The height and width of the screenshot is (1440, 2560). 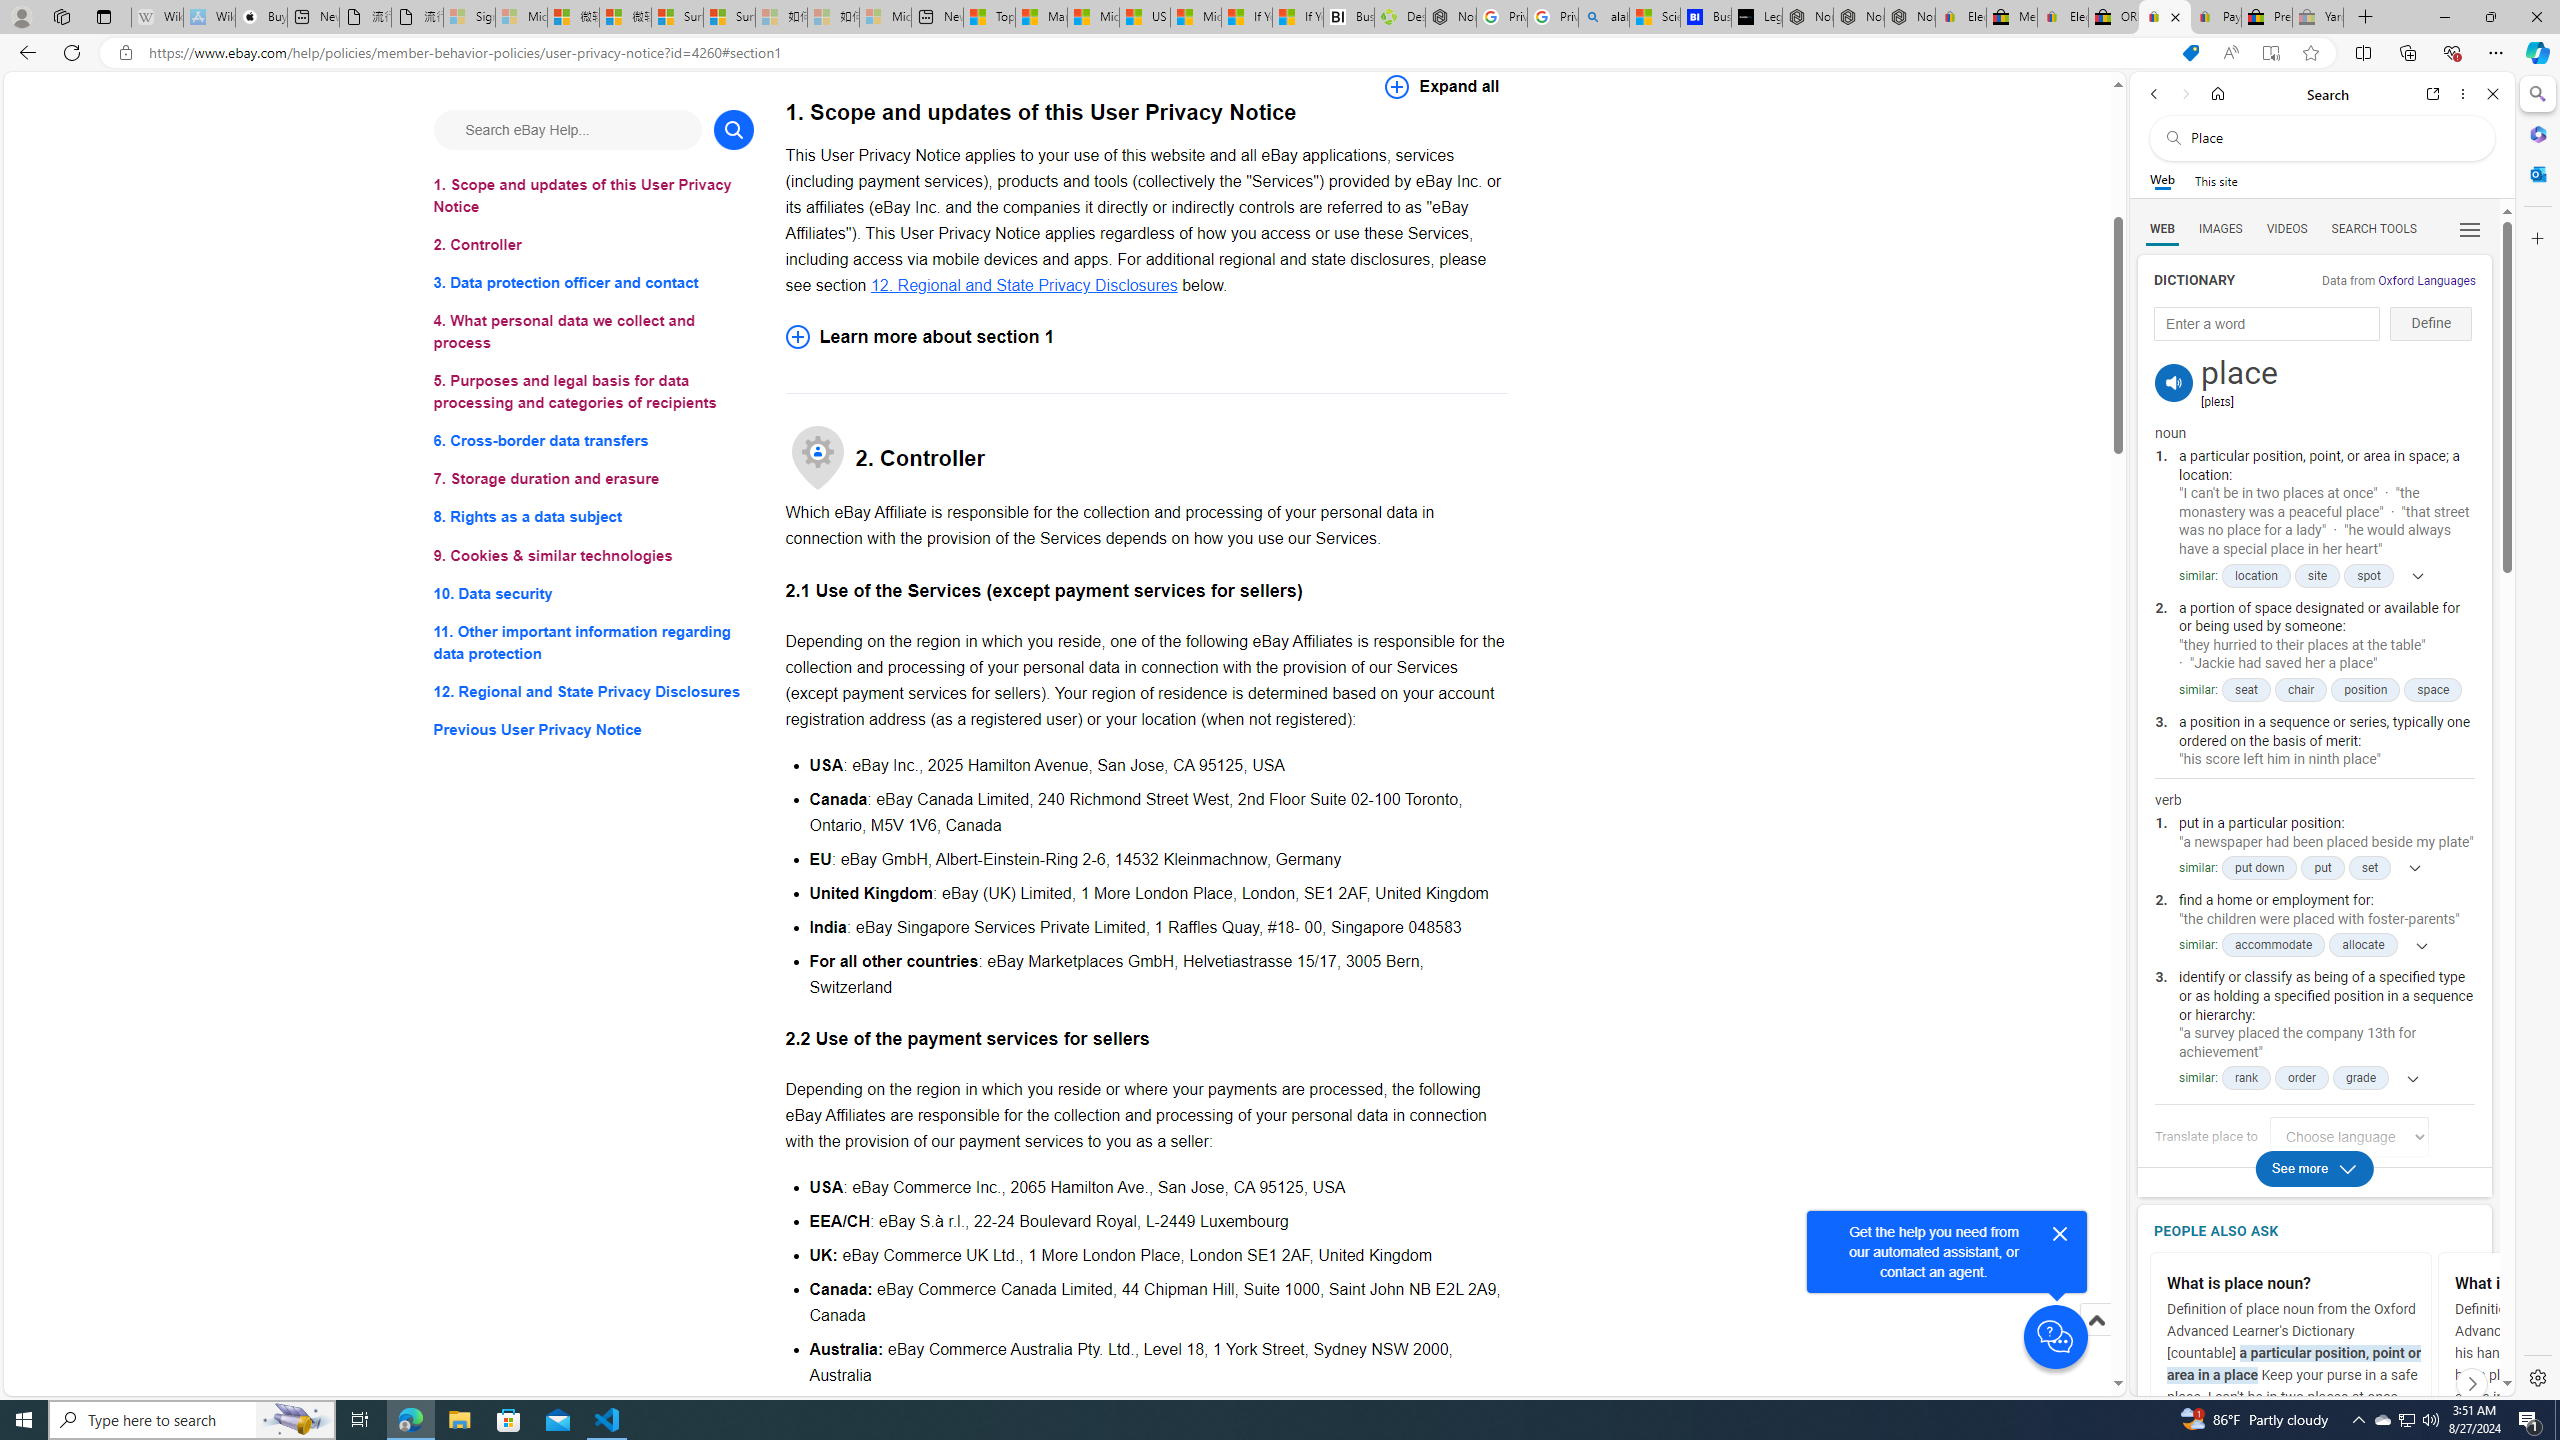 I want to click on 'accommodate', so click(x=2274, y=945).